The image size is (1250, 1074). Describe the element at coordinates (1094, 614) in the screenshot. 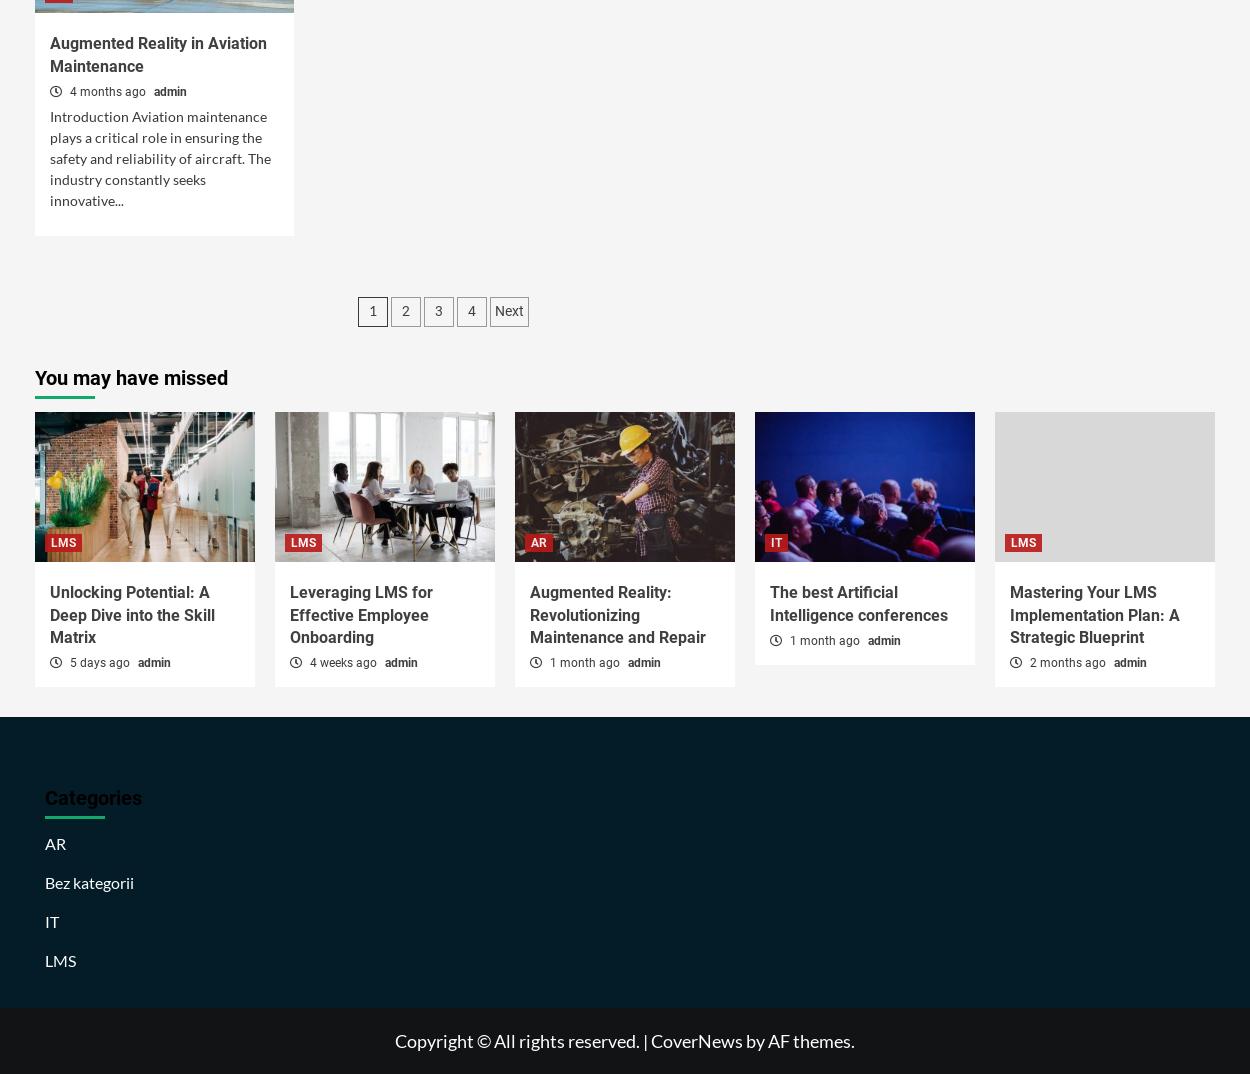

I see `'Mastering Your LMS Implementation Plan: A Strategic Blueprint'` at that location.